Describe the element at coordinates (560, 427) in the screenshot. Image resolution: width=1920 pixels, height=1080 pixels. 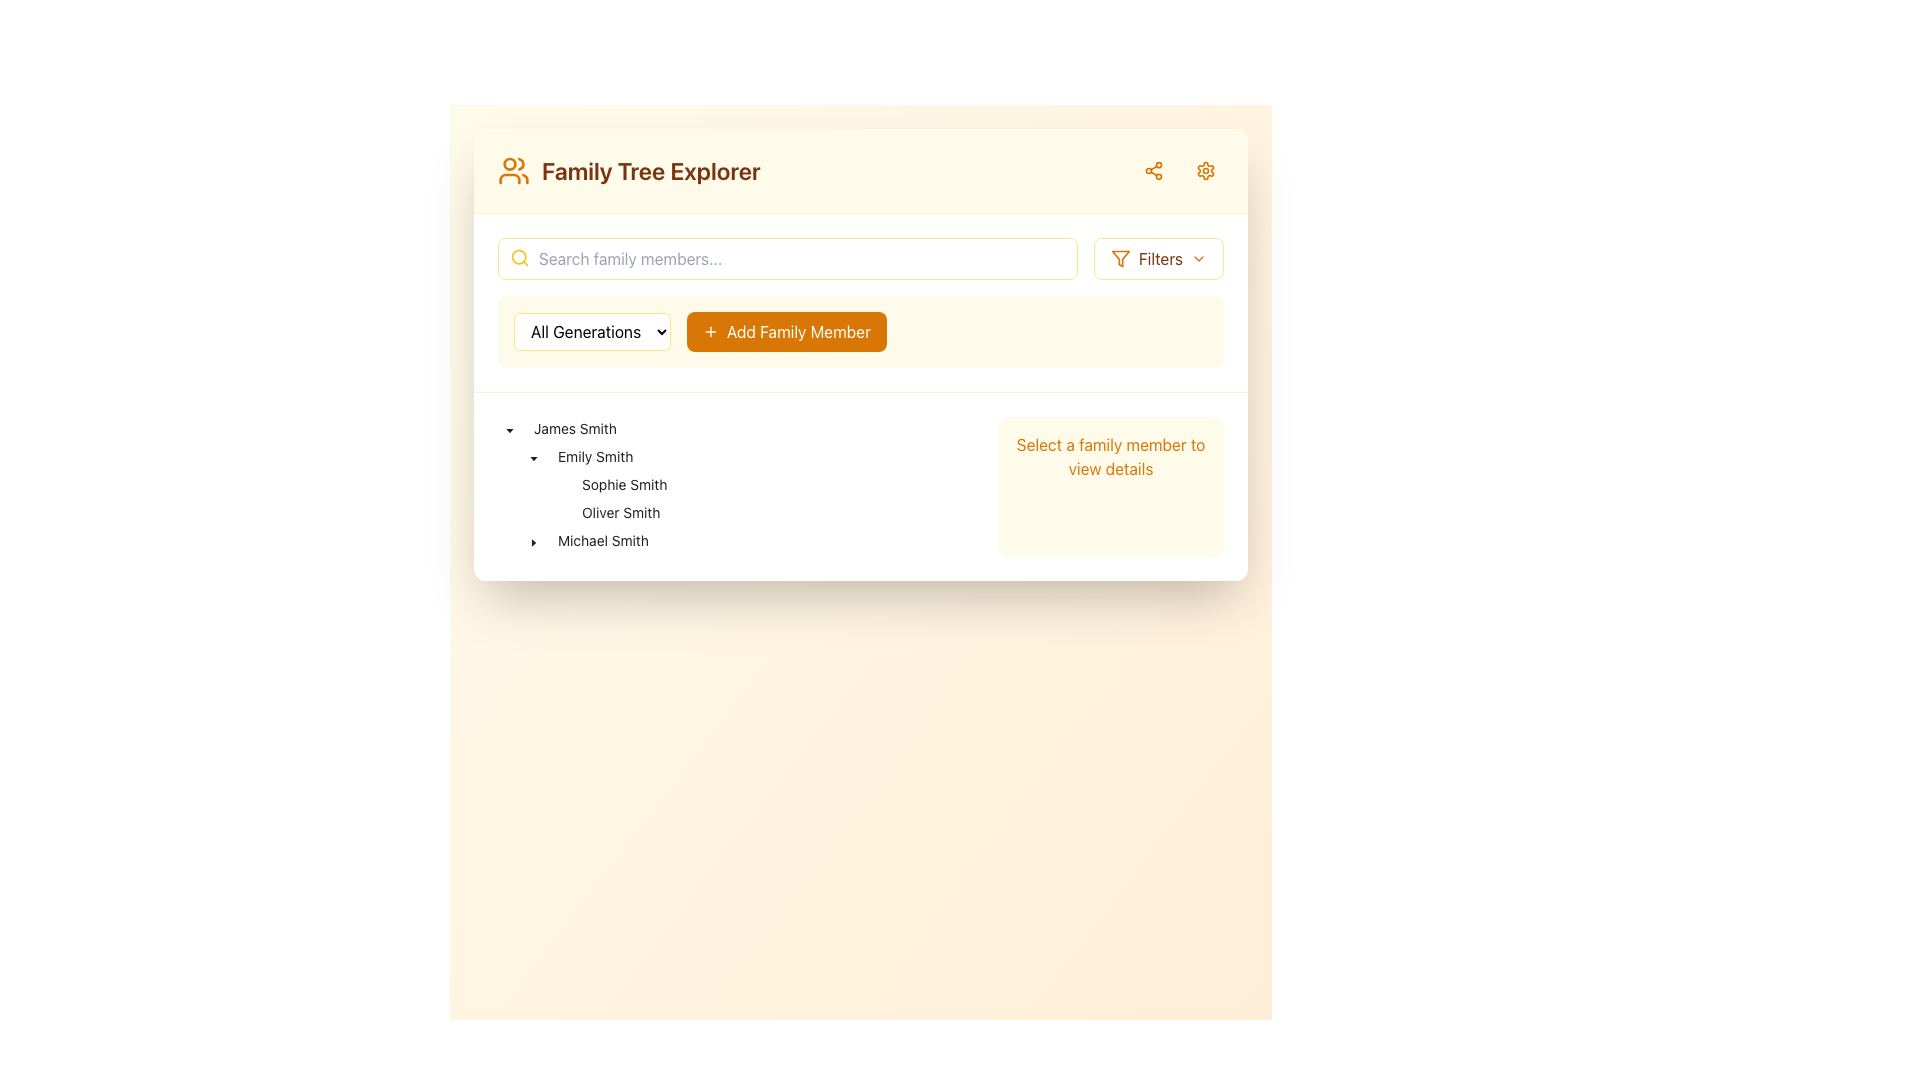
I see `the Tree View Item labeled 'James Smith'` at that location.